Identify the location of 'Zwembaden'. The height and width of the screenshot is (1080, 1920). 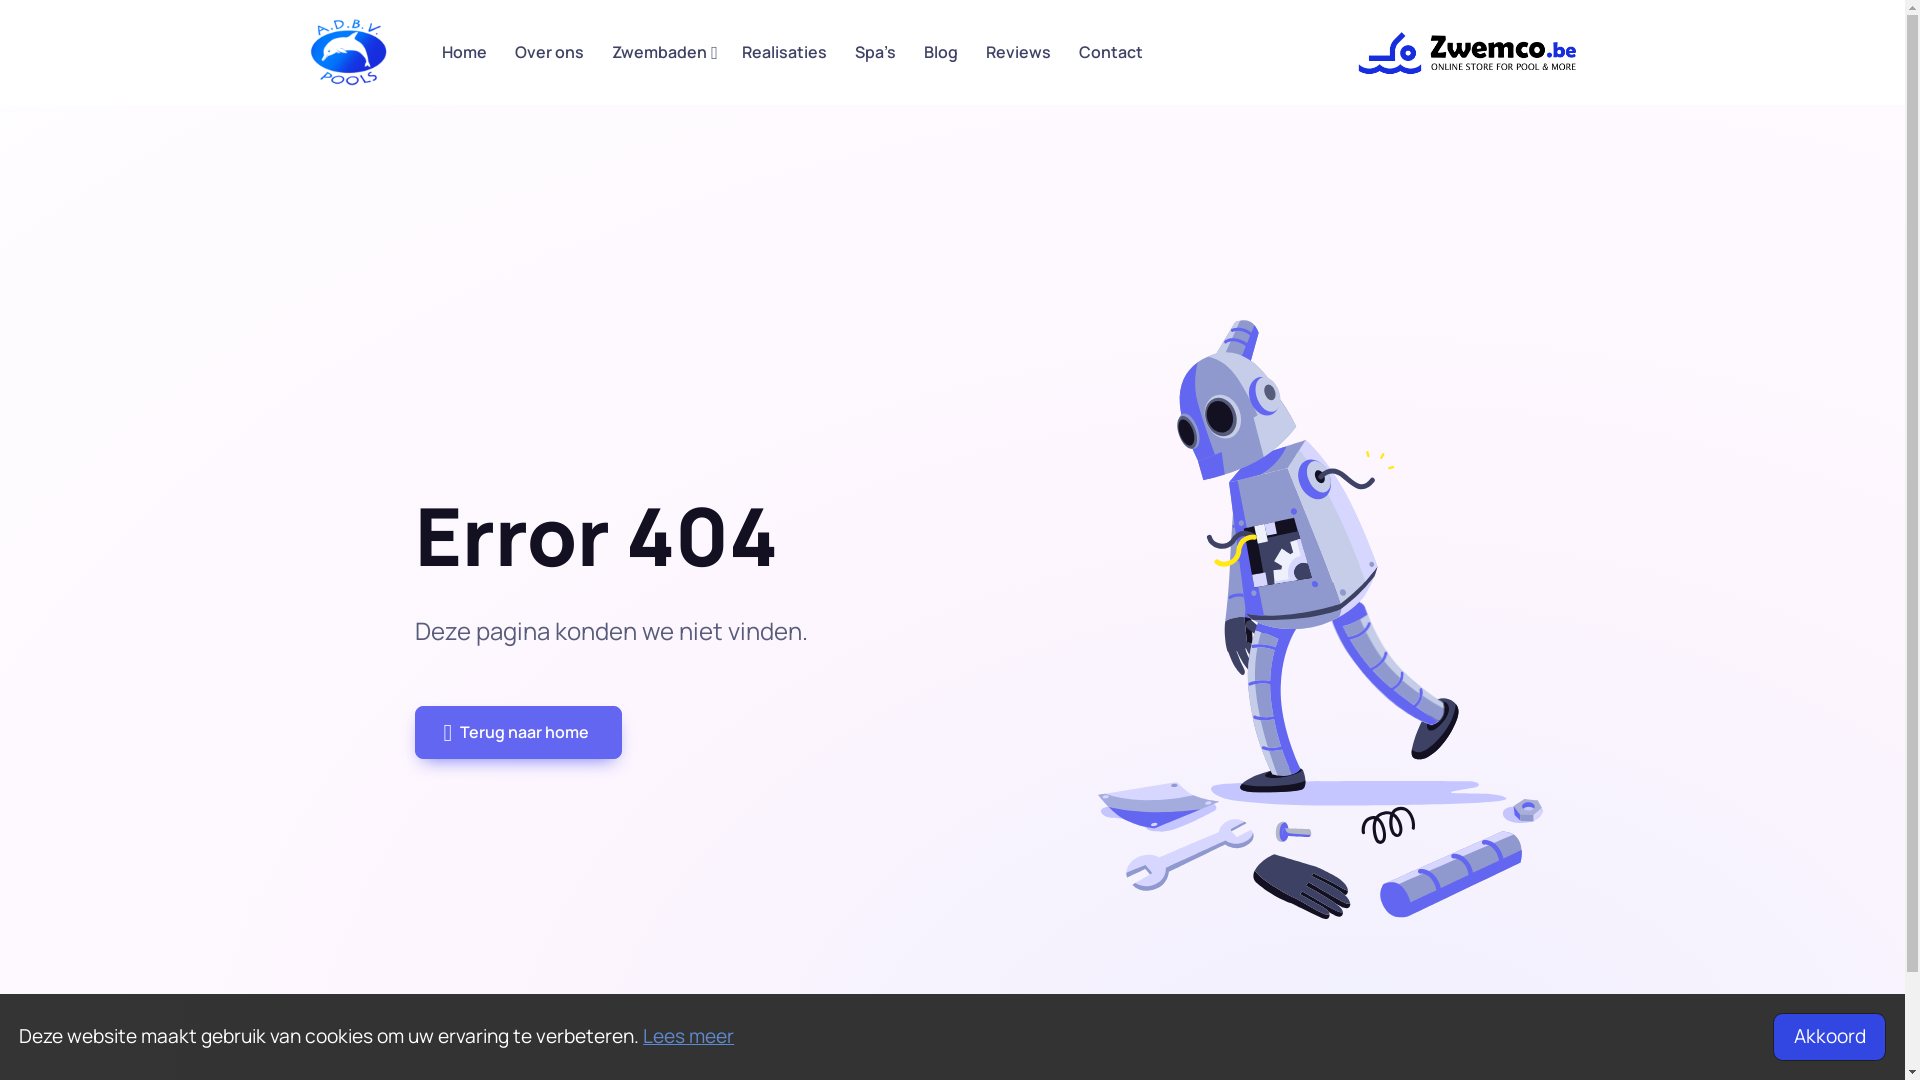
(662, 51).